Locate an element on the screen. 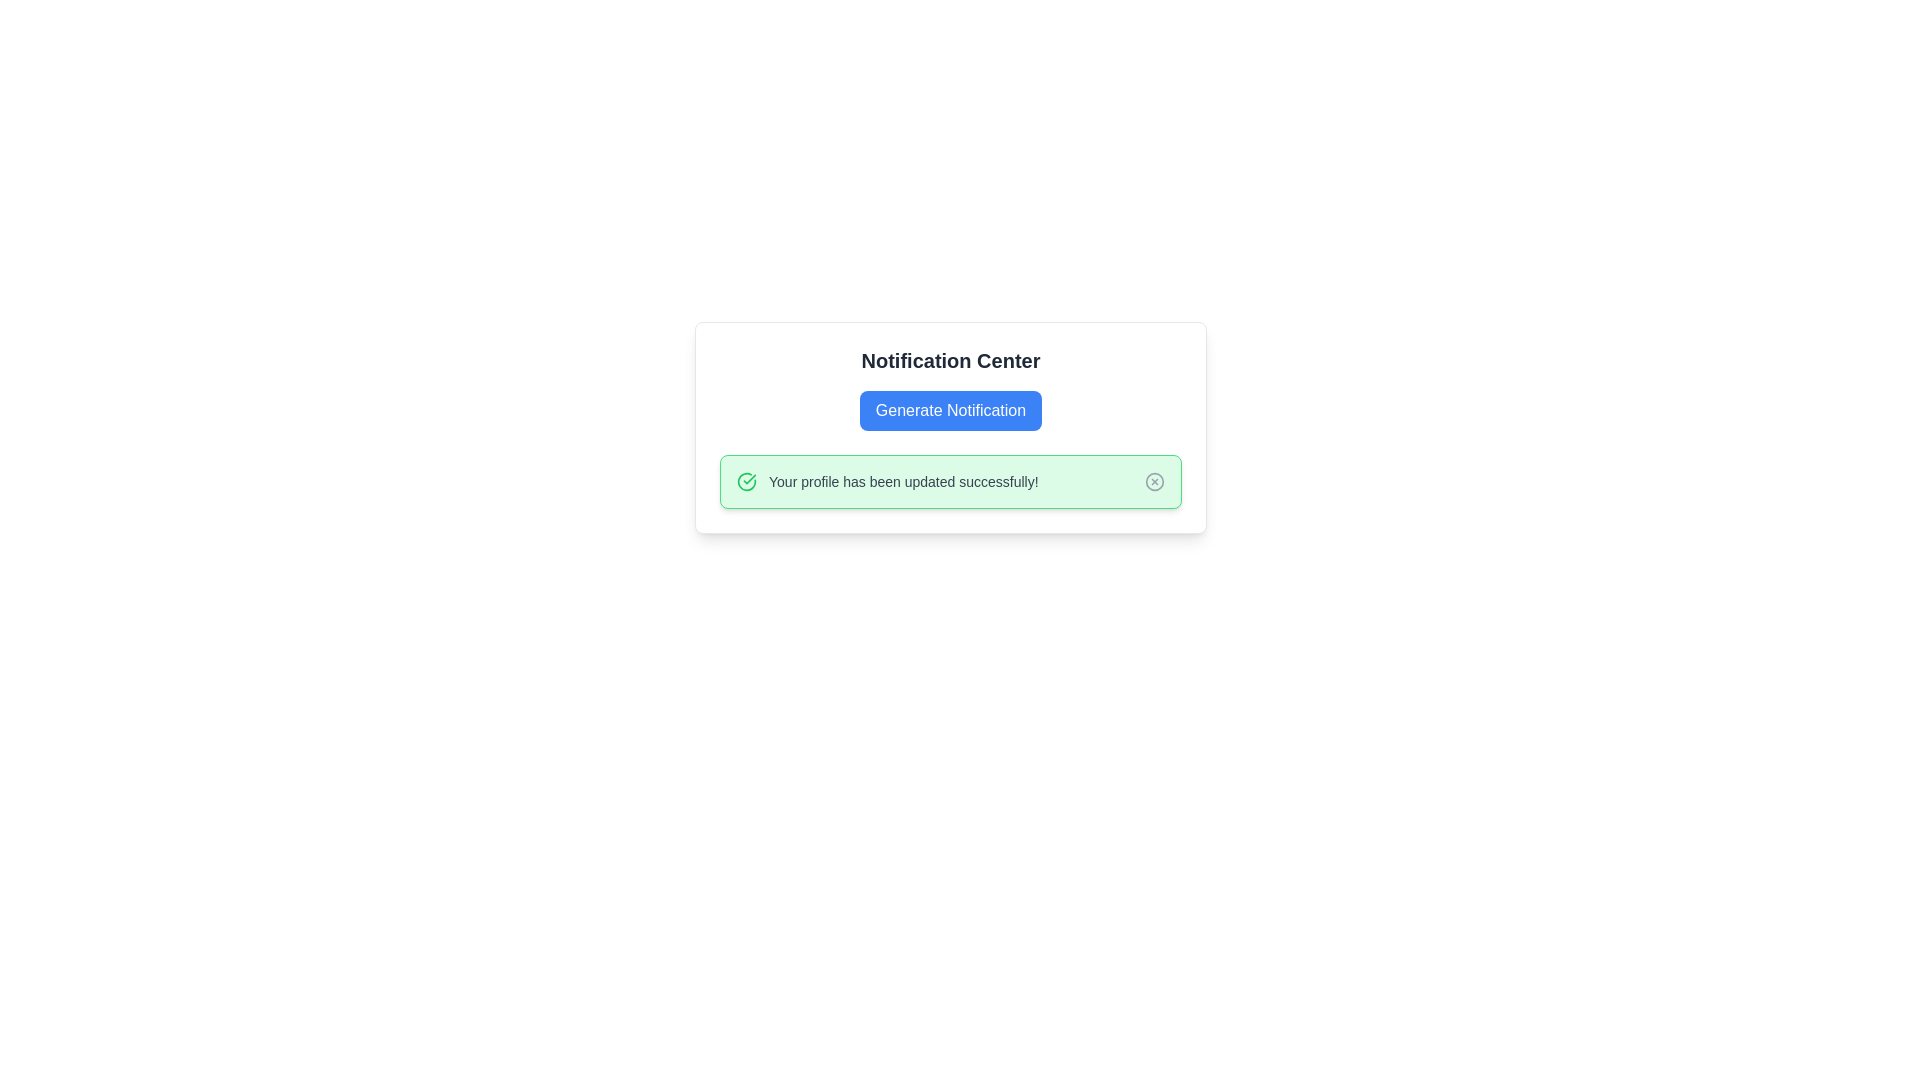 The height and width of the screenshot is (1080, 1920). the circular iconified button with a crossed line symbol inside, located at the top-right corner of the green notification box is located at coordinates (1155, 482).